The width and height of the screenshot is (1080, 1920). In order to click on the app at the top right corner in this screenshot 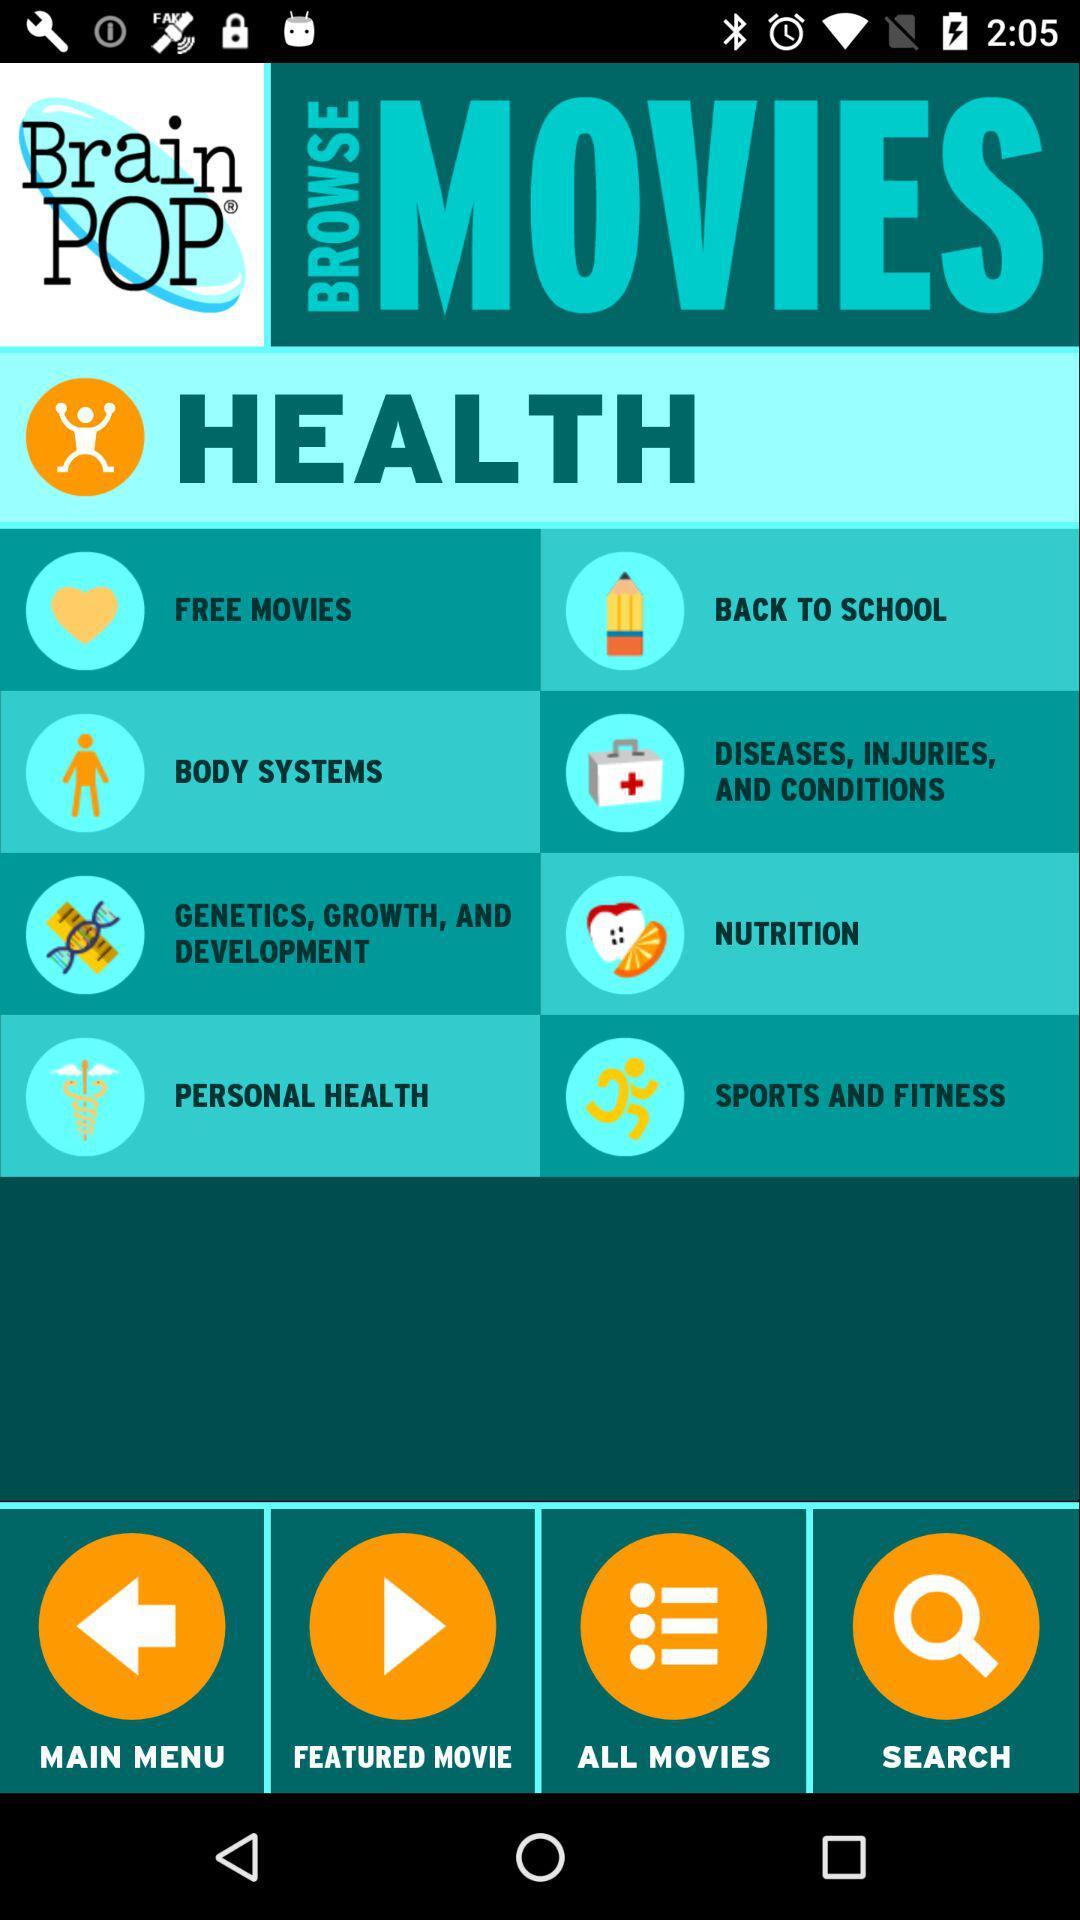, I will do `click(882, 608)`.